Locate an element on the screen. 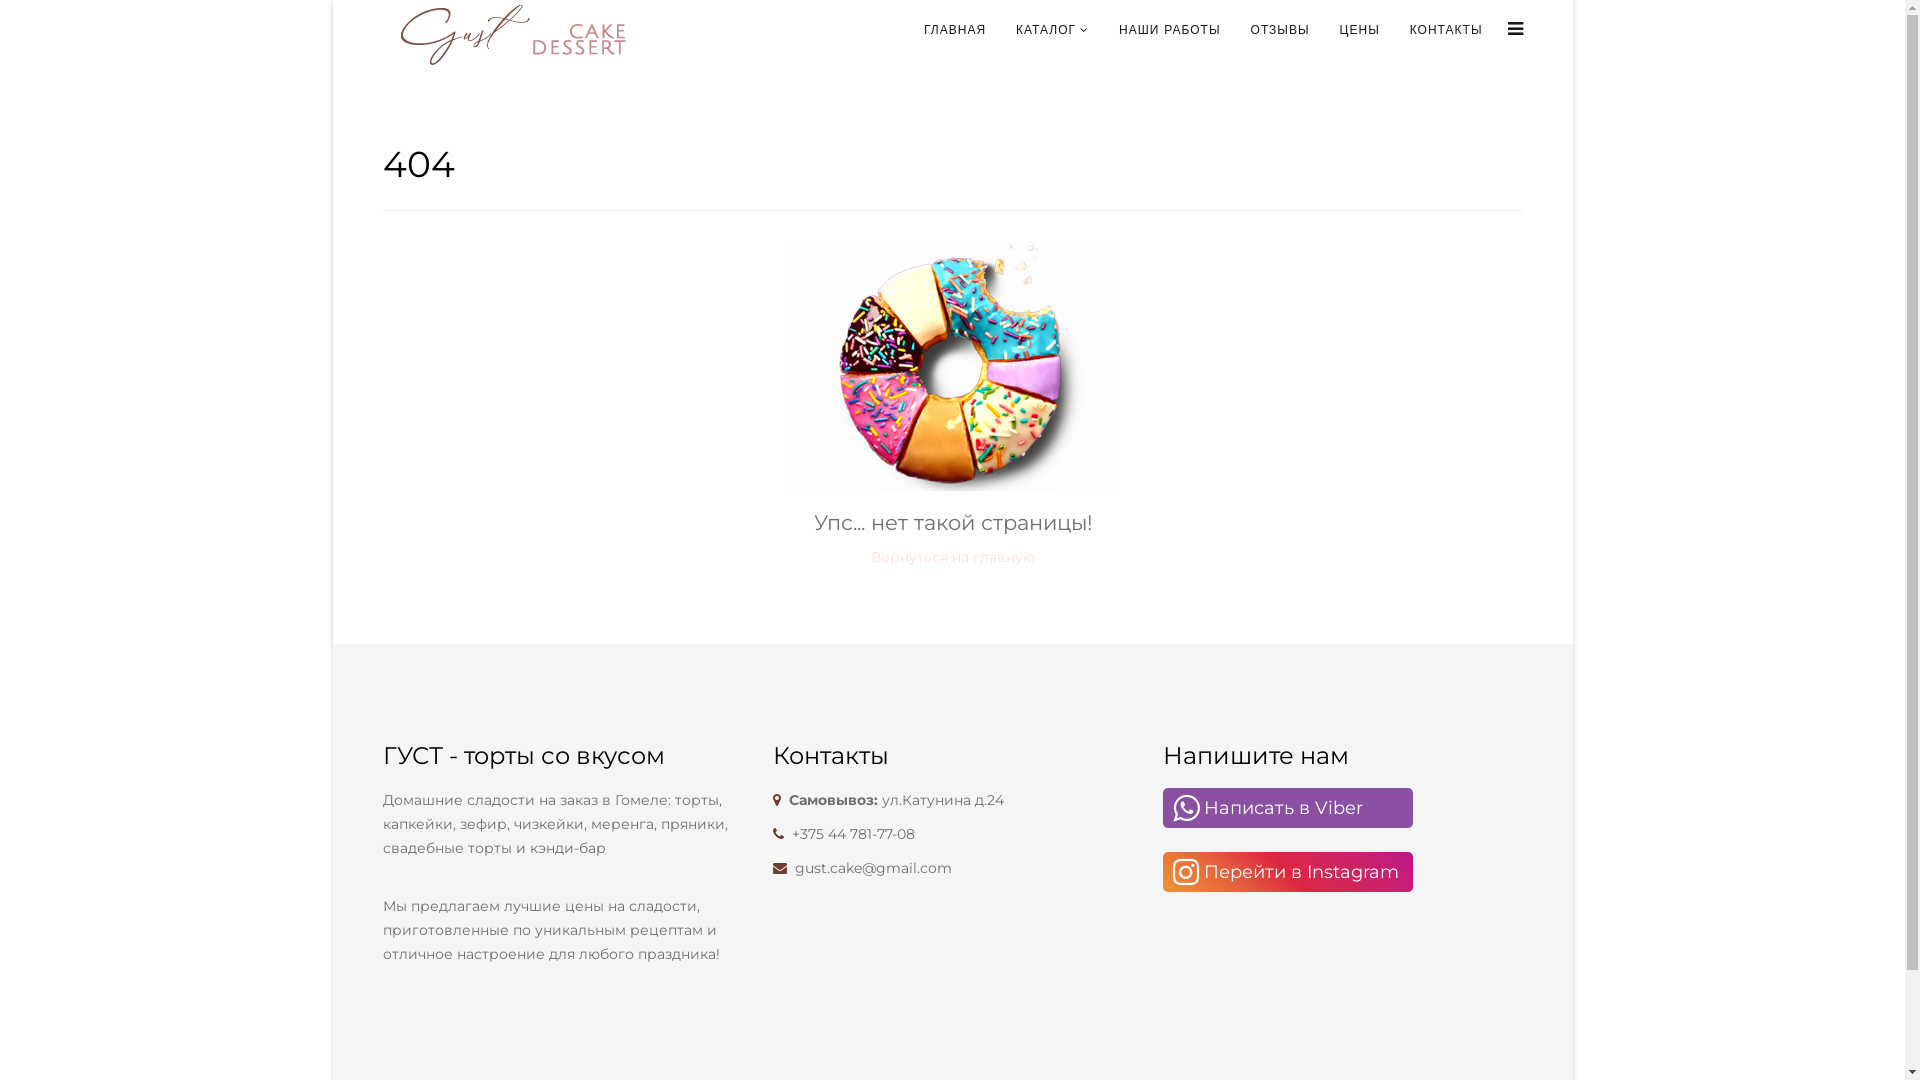 The height and width of the screenshot is (1080, 1920). 'gust.cake@gmail.com' is located at coordinates (872, 866).